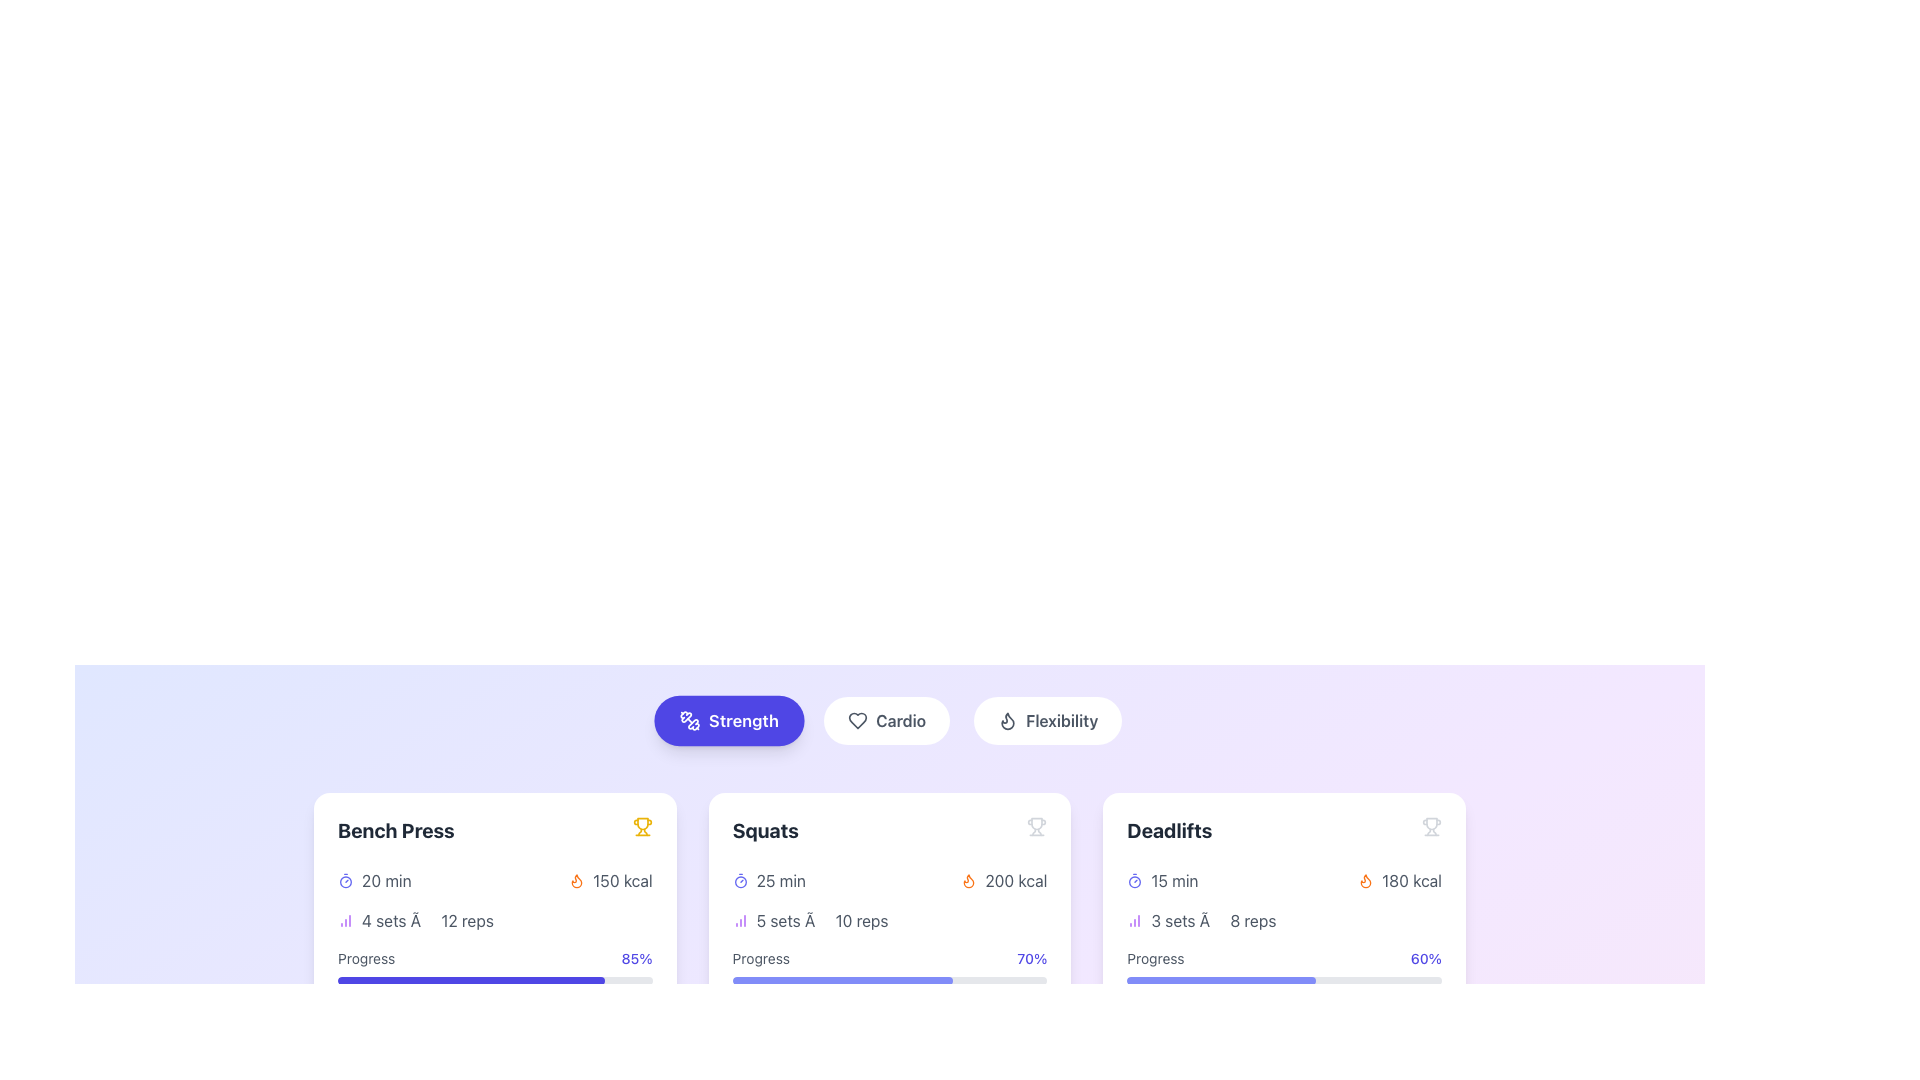 The image size is (1920, 1080). What do you see at coordinates (576, 879) in the screenshot?
I see `the flame-shaped icon in bright orange color located to the left of the text reading '150 kcal'` at bounding box center [576, 879].